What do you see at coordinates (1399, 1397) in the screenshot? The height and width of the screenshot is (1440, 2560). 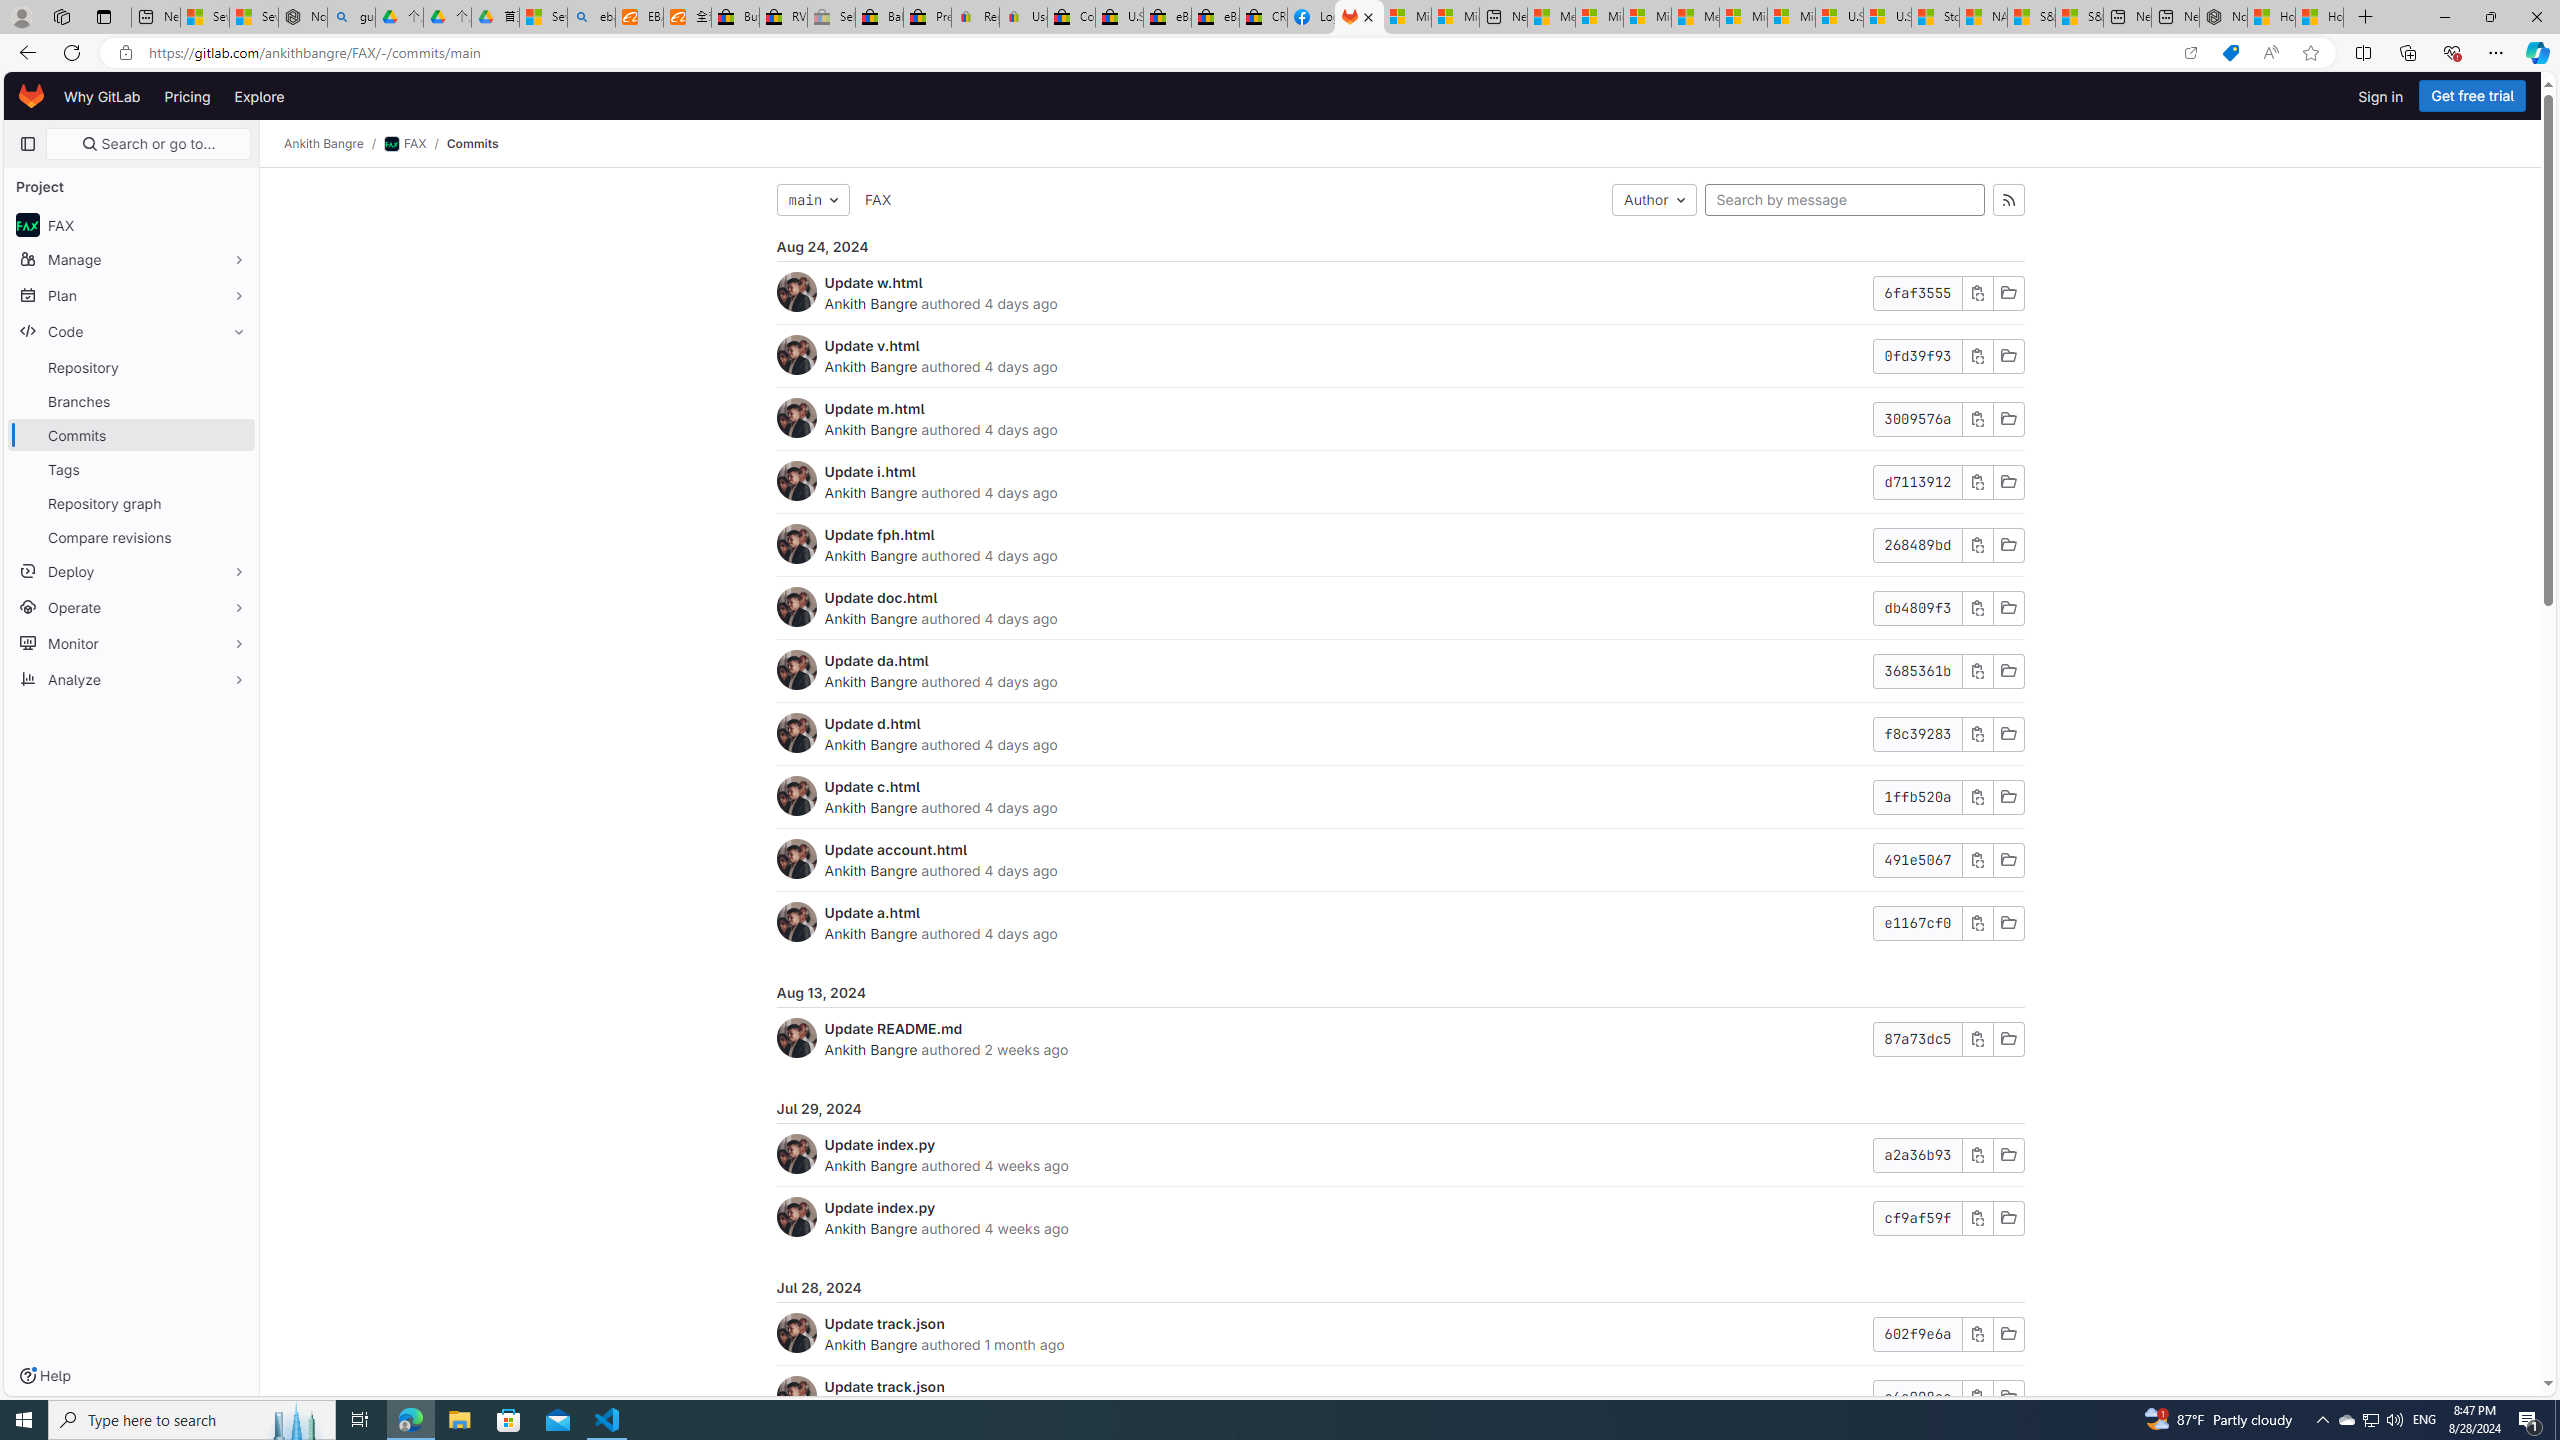 I see `'Update track.jsonAnkith Bangre authored 1 month agoc6a008ac'` at bounding box center [1399, 1397].